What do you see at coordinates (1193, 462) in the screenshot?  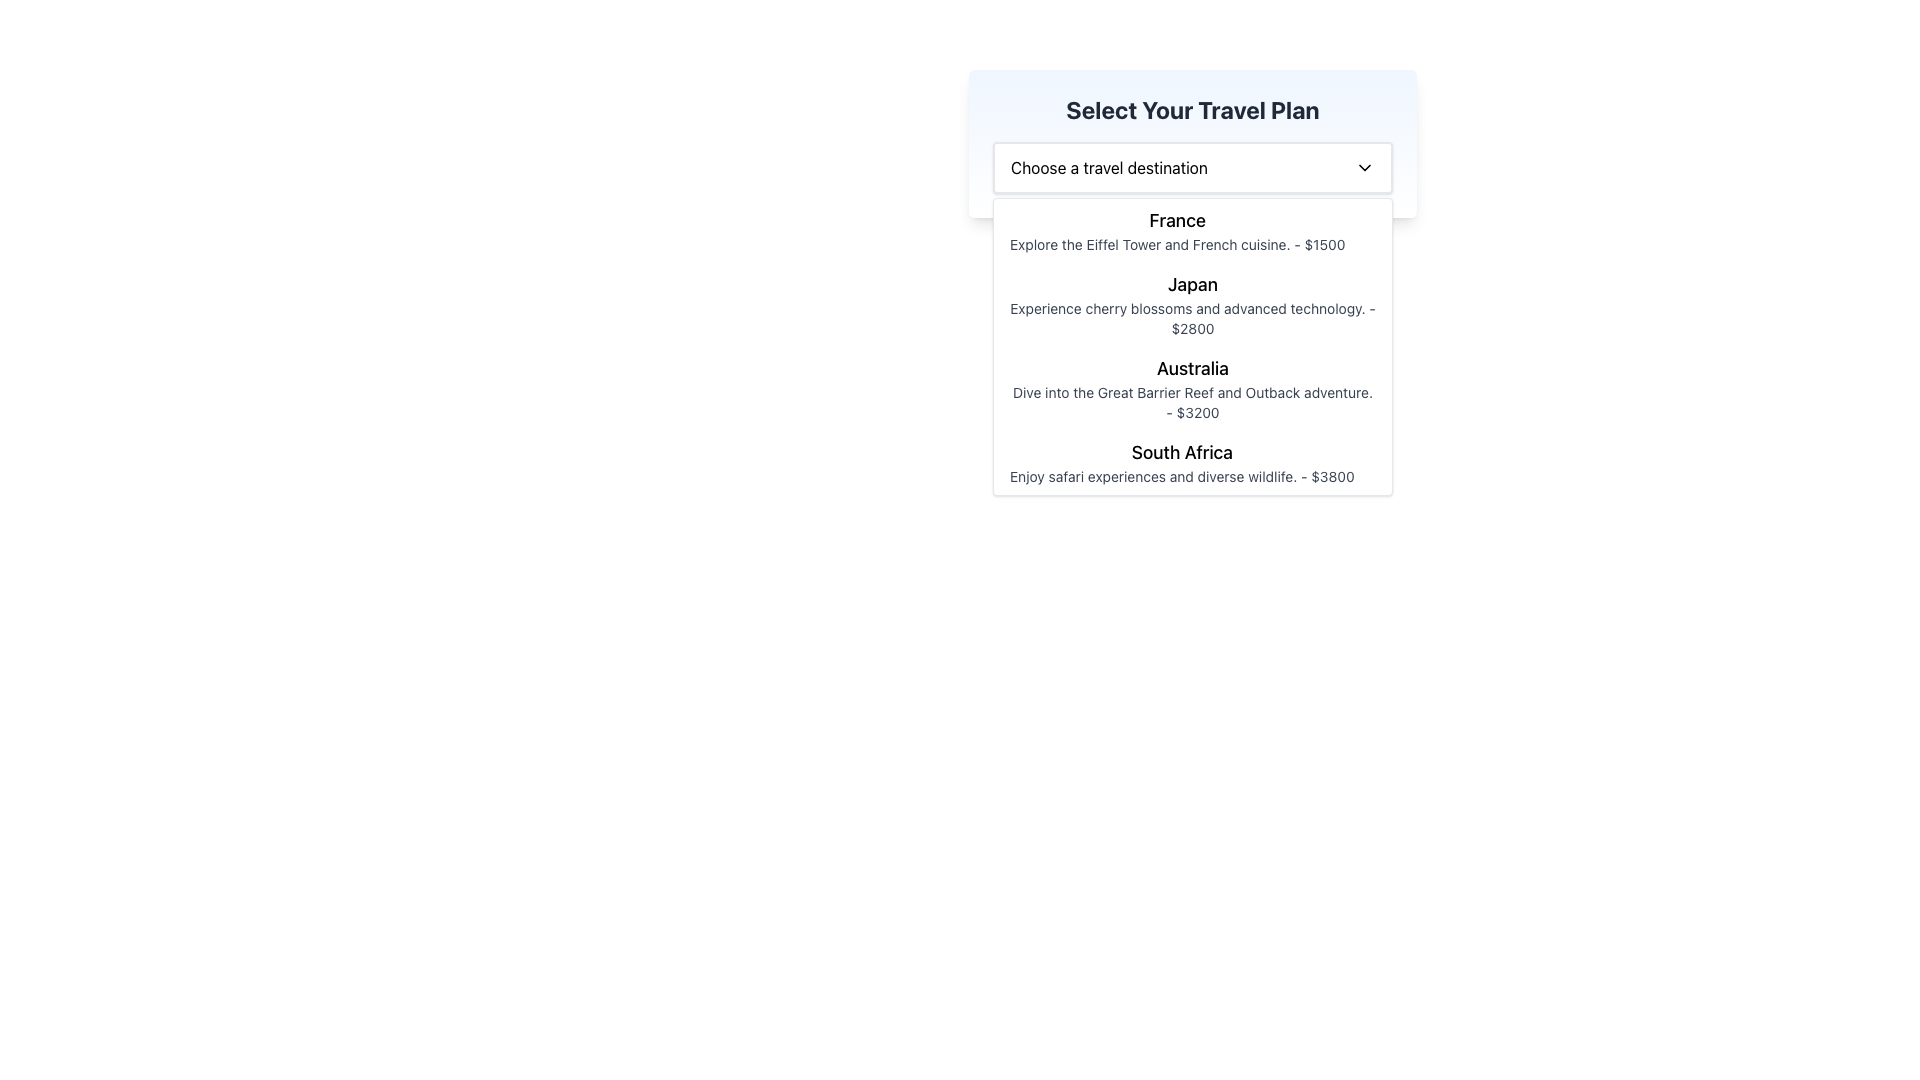 I see `information presented in the last item of the dropdown menu titled 'Select Your Travel Plan', which describes the 'South Africa' travel package` at bounding box center [1193, 462].